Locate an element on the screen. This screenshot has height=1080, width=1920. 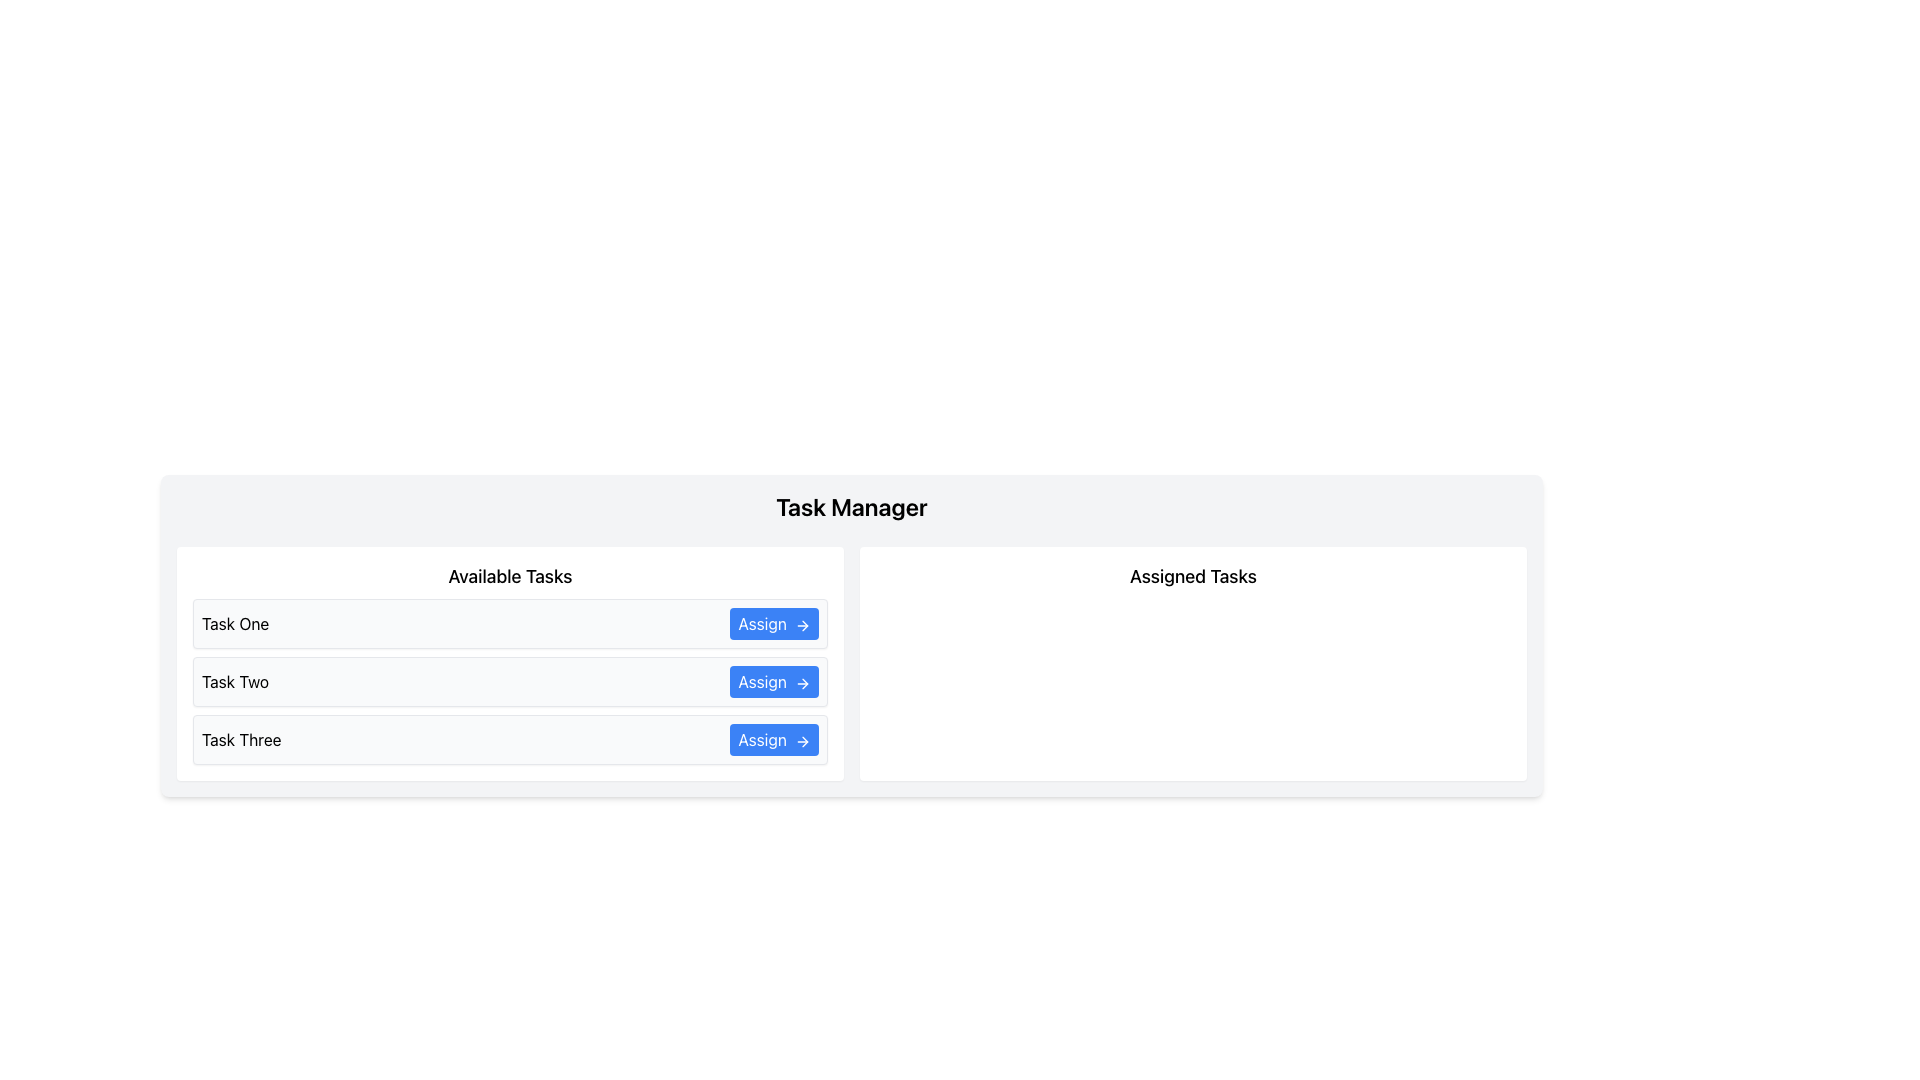
the arrow icon located at the rightmost portion of the 'Assign' button in the 'Available Tasks' section is located at coordinates (802, 681).